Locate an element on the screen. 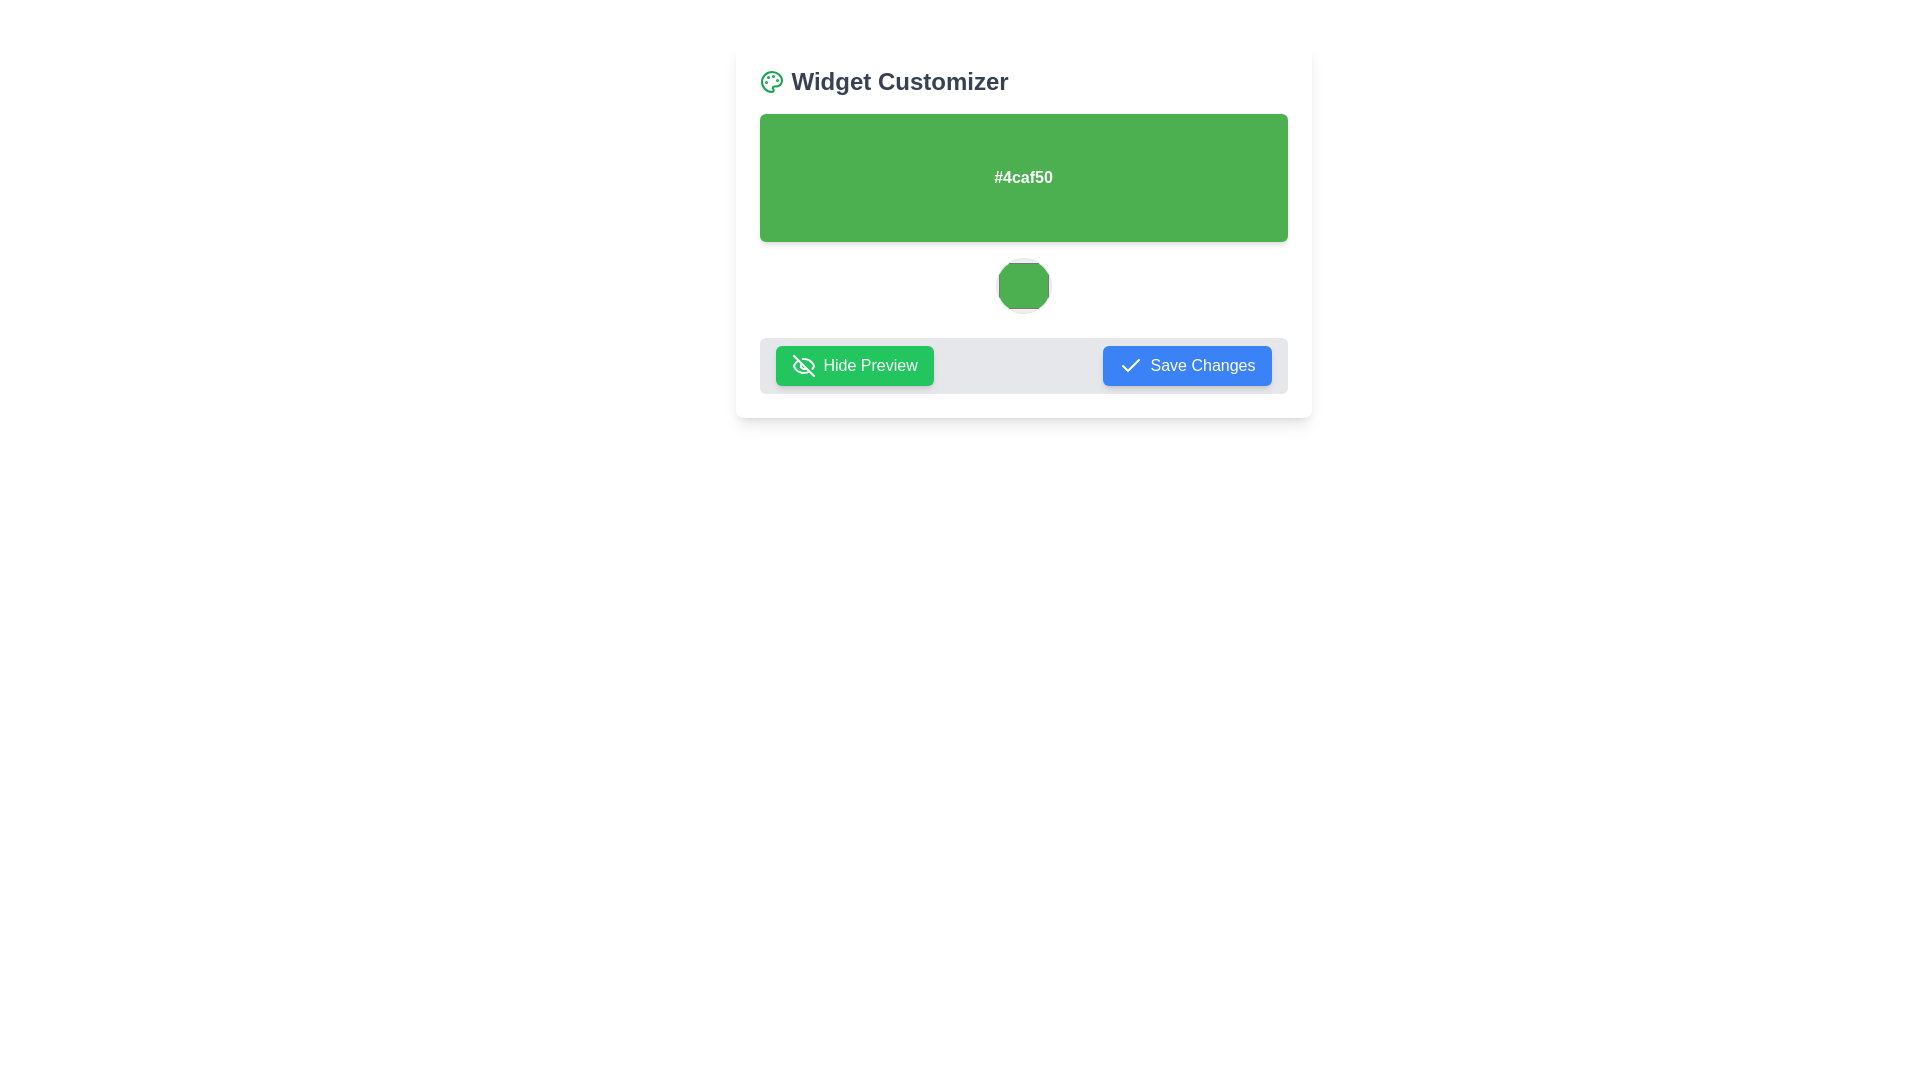 Image resolution: width=1920 pixels, height=1080 pixels. the decorative icon for the 'Widget Customizer' section, which is located on the left side of the header and symbolizes customization is located at coordinates (770, 80).